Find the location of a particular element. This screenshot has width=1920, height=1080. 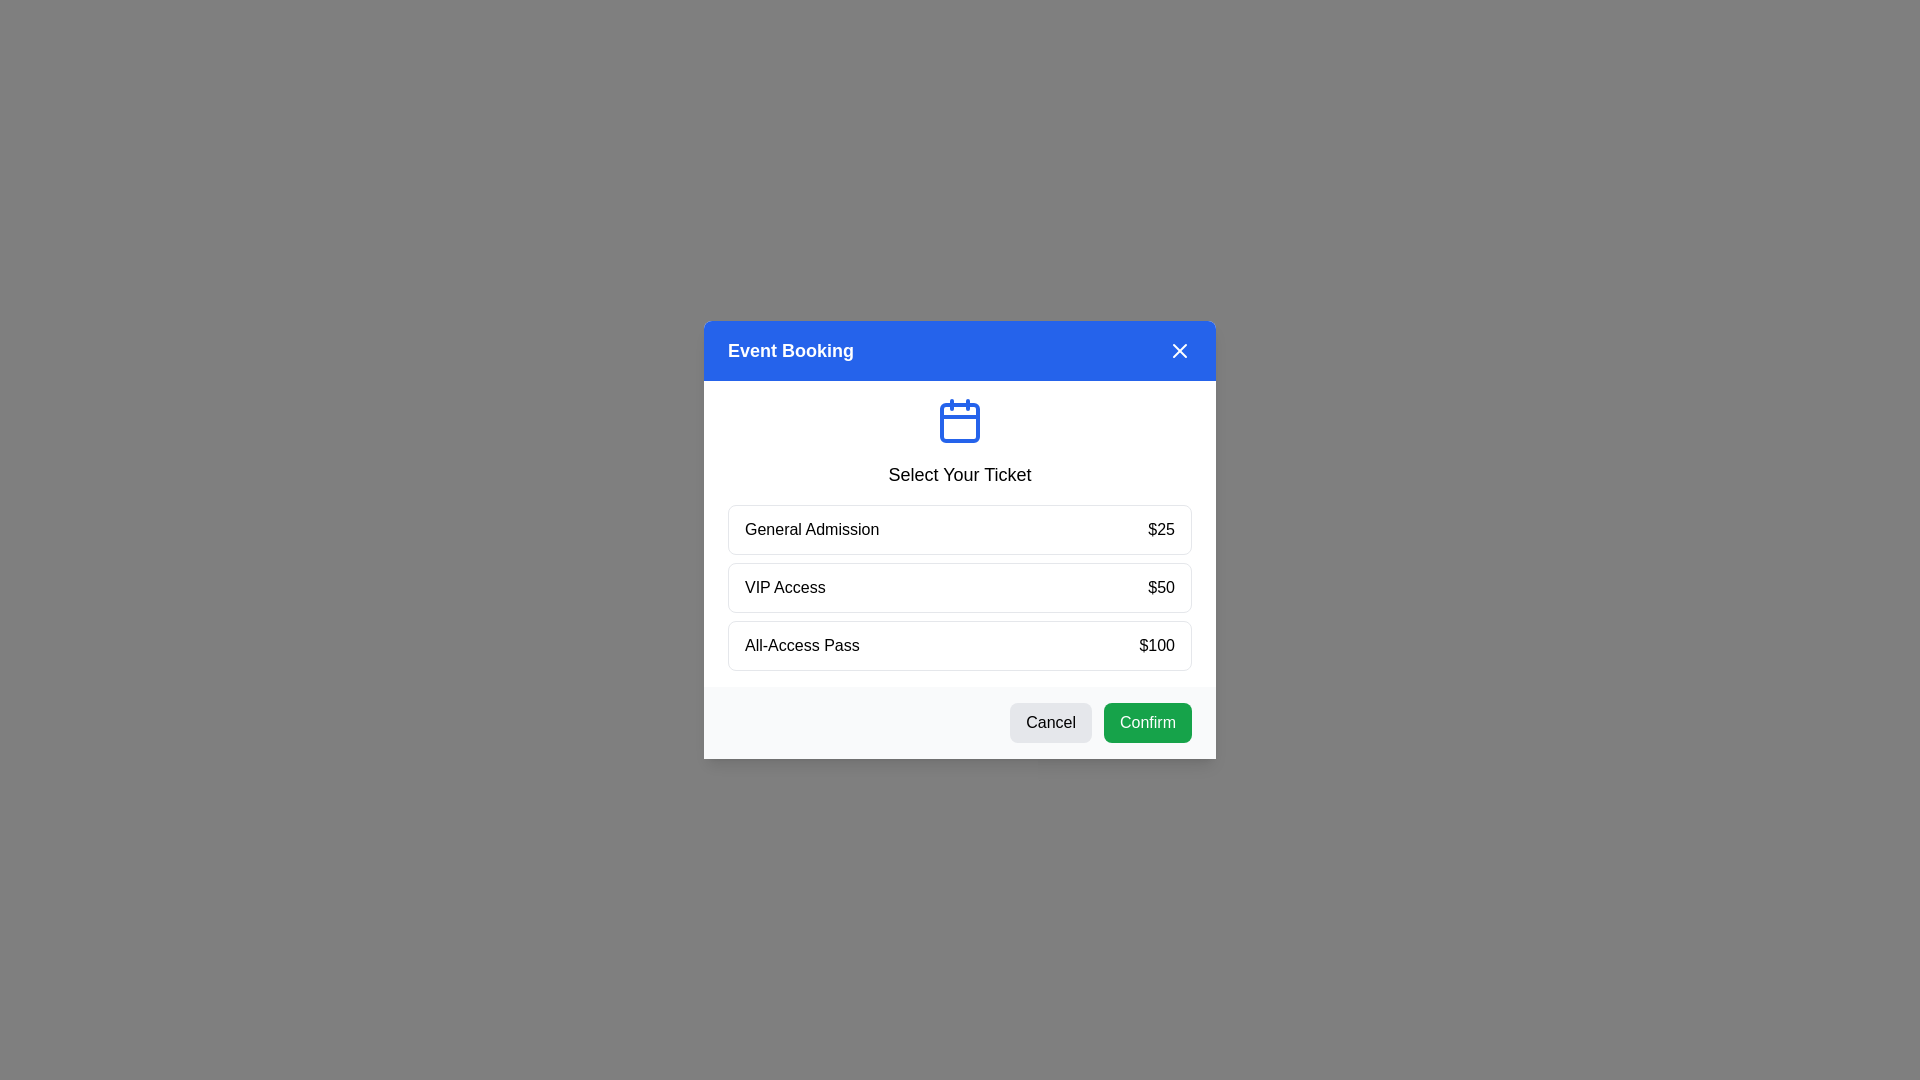

the 'VIP Access' button, which is the second item in a vertical list and features a light blue background on hover is located at coordinates (960, 586).